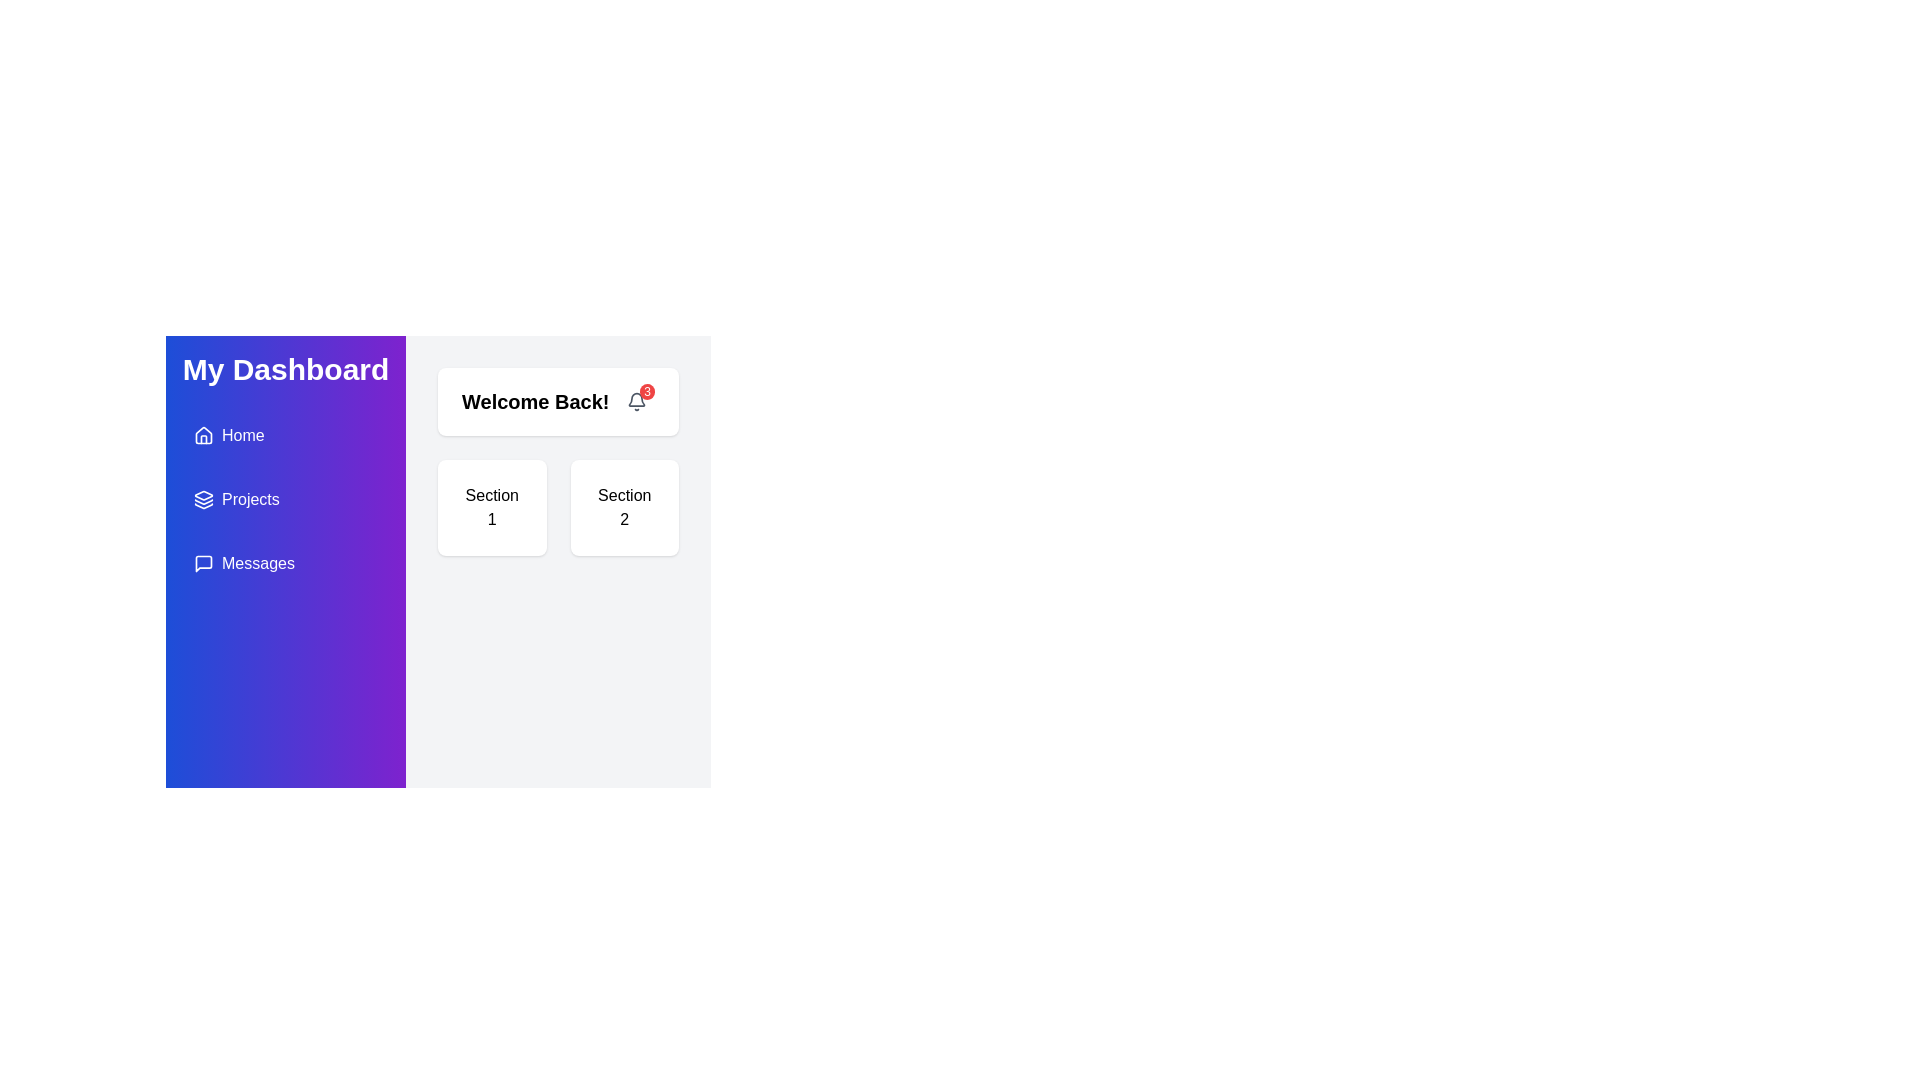 Image resolution: width=1920 pixels, height=1080 pixels. What do you see at coordinates (636, 401) in the screenshot?
I see `the Notification Icon with Badge, which is a gray bell icon with a red badge displaying the number '3', located to the right of the 'Welcome Back!' text` at bounding box center [636, 401].